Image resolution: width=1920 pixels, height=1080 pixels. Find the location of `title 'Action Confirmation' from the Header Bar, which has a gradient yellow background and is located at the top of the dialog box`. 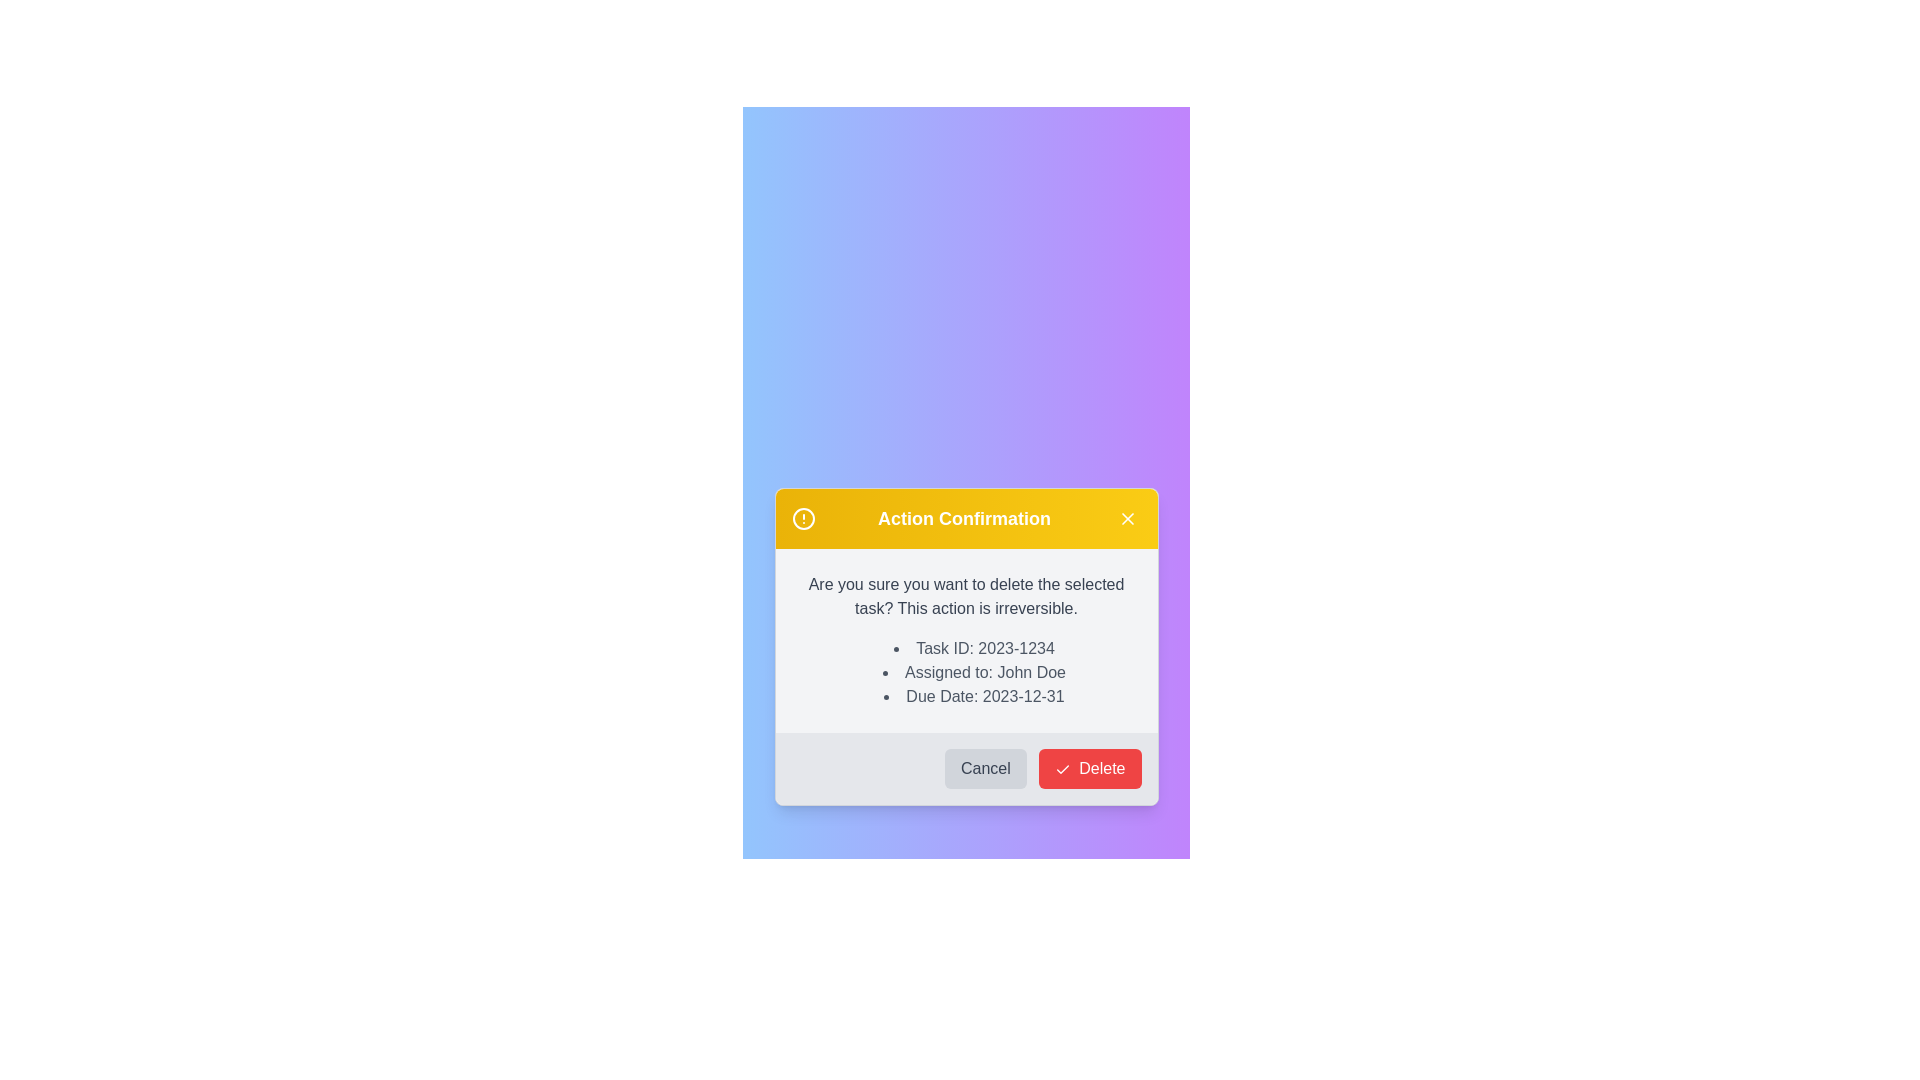

title 'Action Confirmation' from the Header Bar, which has a gradient yellow background and is located at the top of the dialog box is located at coordinates (966, 518).